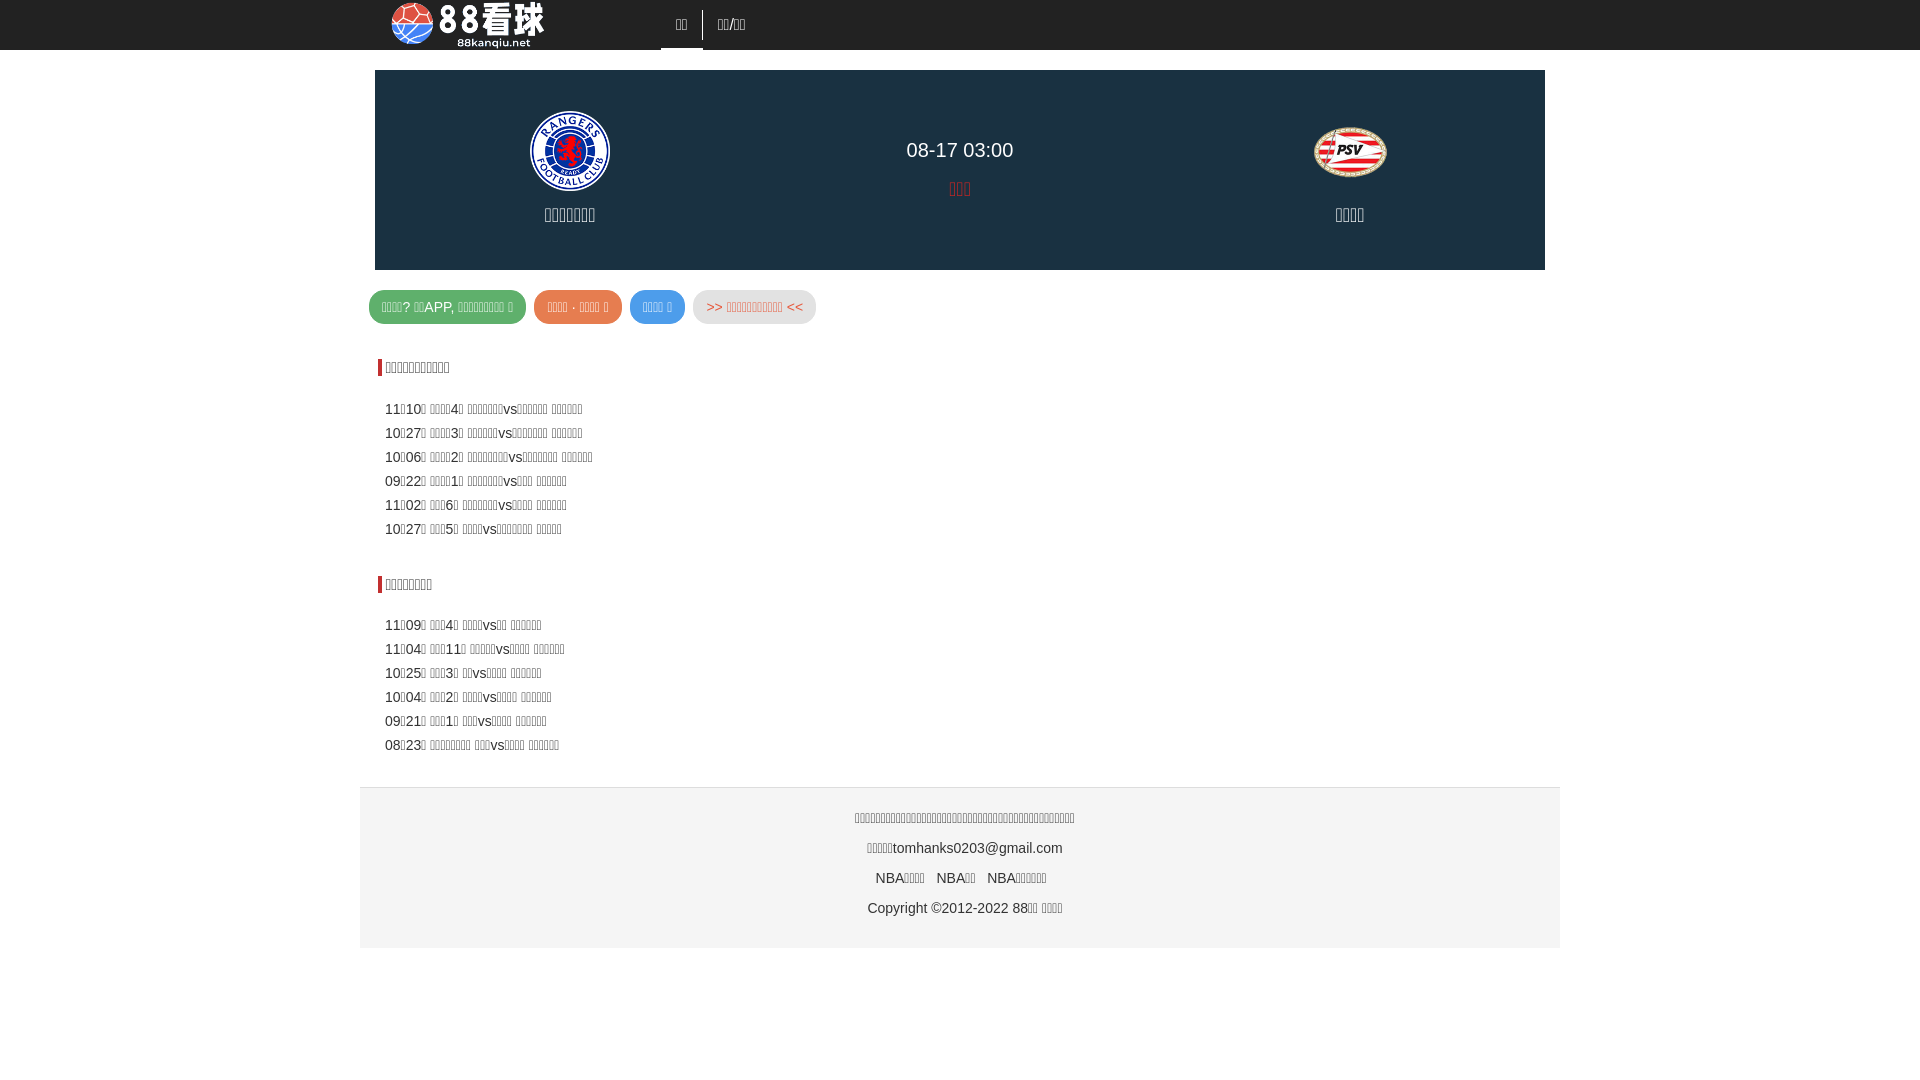 Image resolution: width=1920 pixels, height=1080 pixels. I want to click on 'tomhanks0203@gmail.com', so click(978, 848).